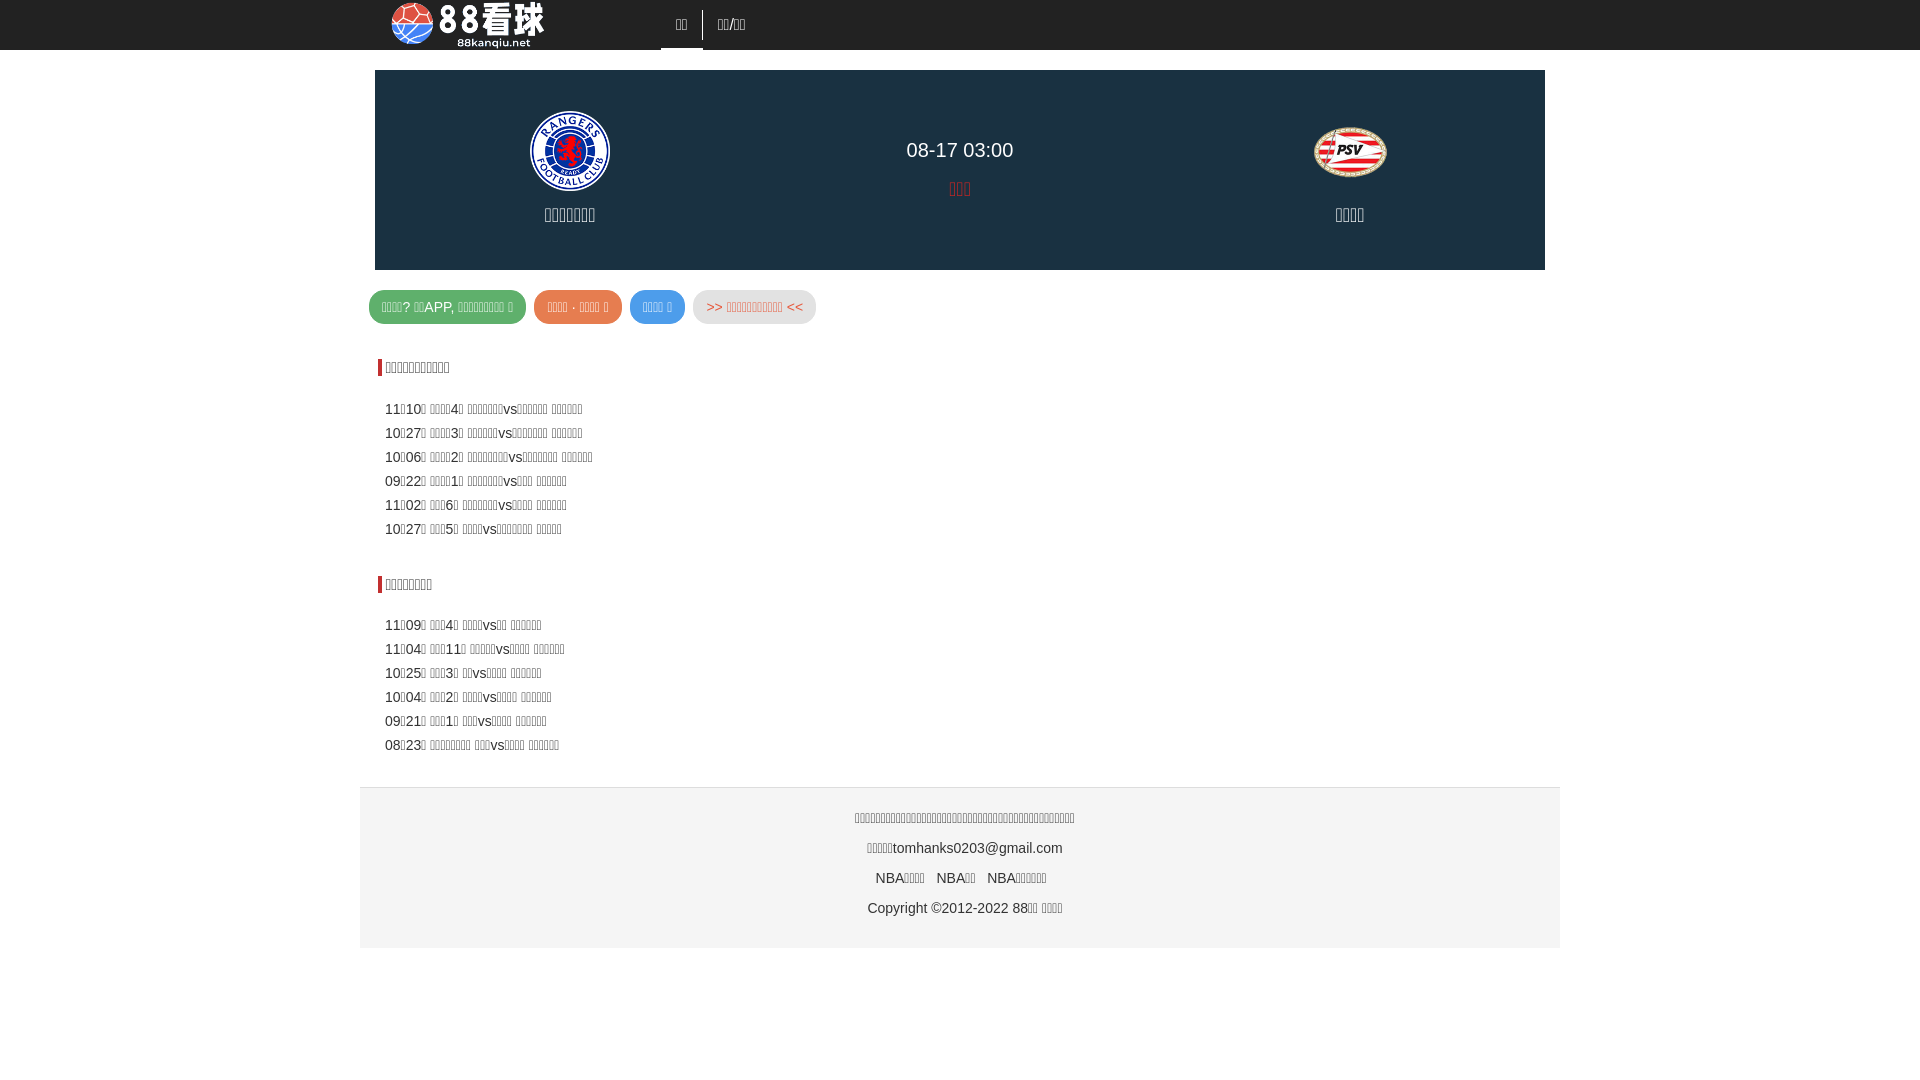 Image resolution: width=1920 pixels, height=1080 pixels. I want to click on 'tomhanks0203@gmail.com', so click(978, 848).